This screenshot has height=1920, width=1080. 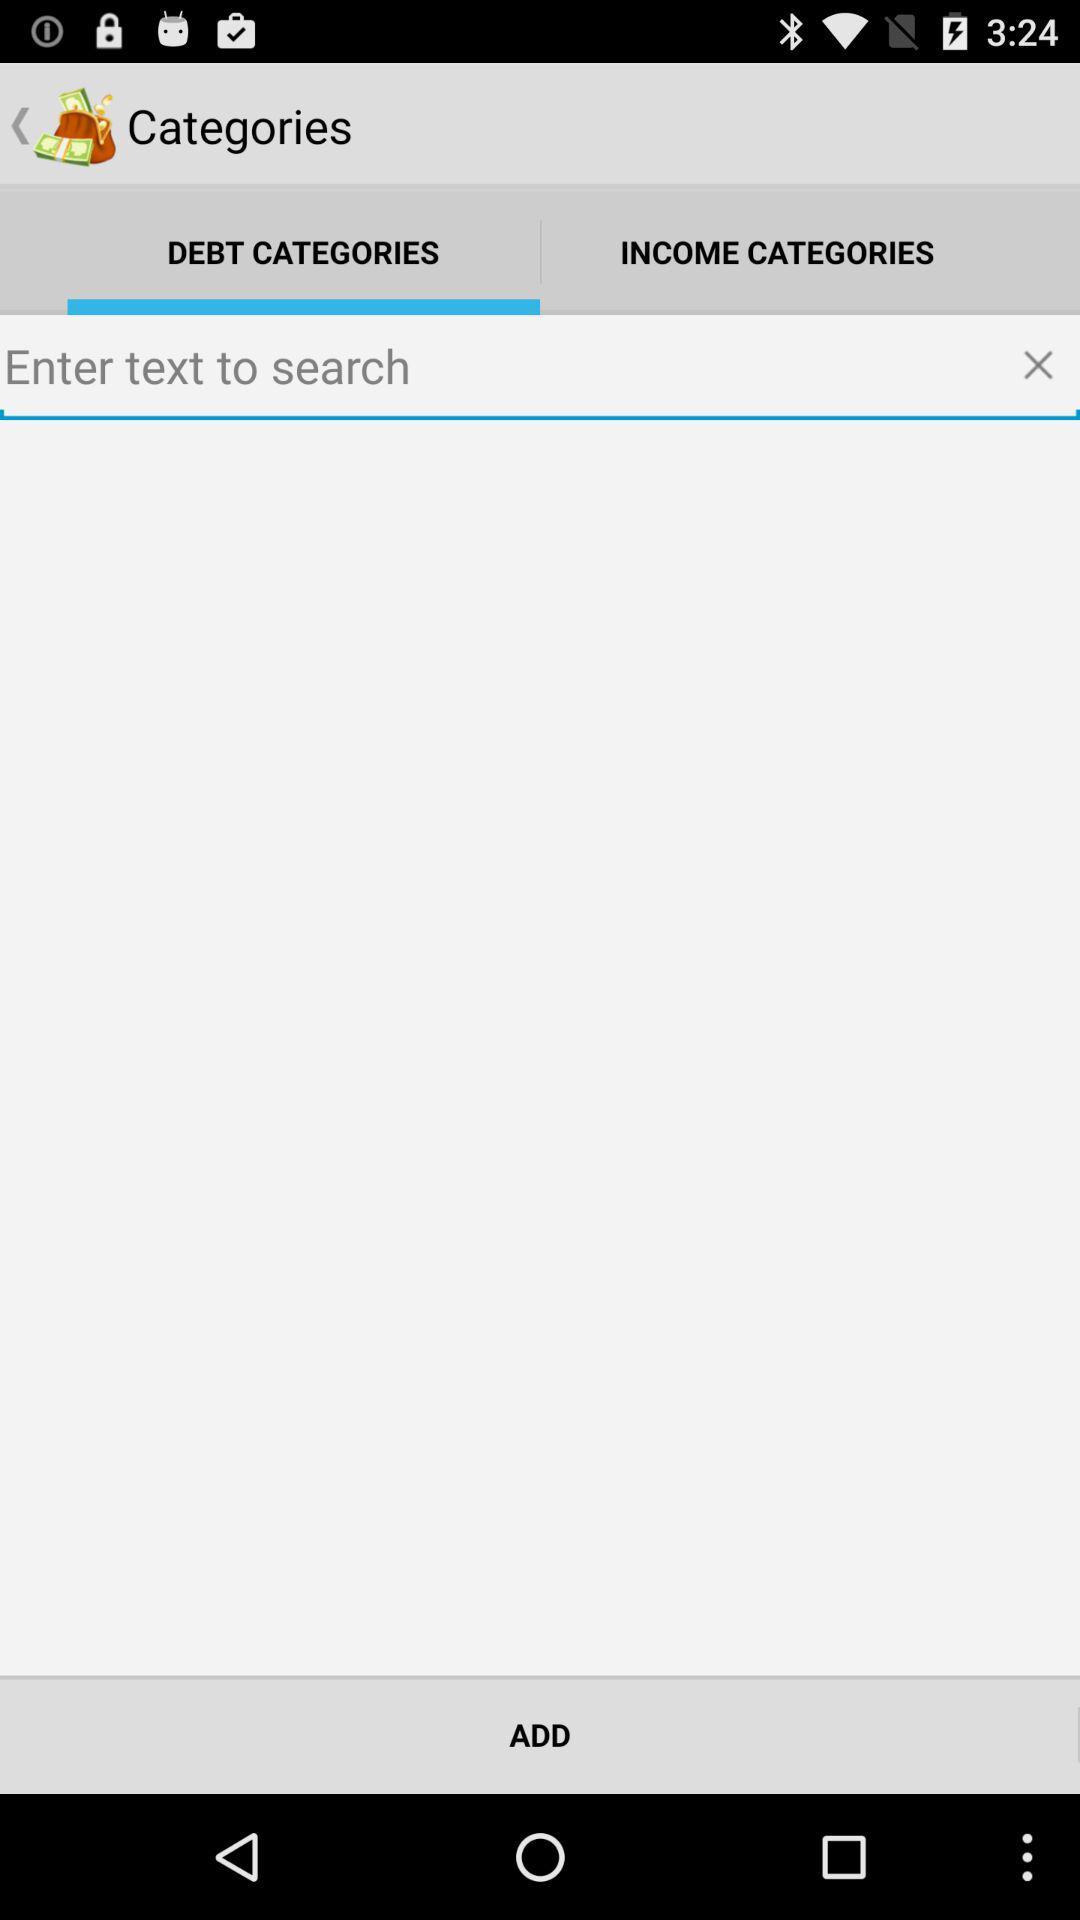 I want to click on item at the center, so click(x=540, y=1046).